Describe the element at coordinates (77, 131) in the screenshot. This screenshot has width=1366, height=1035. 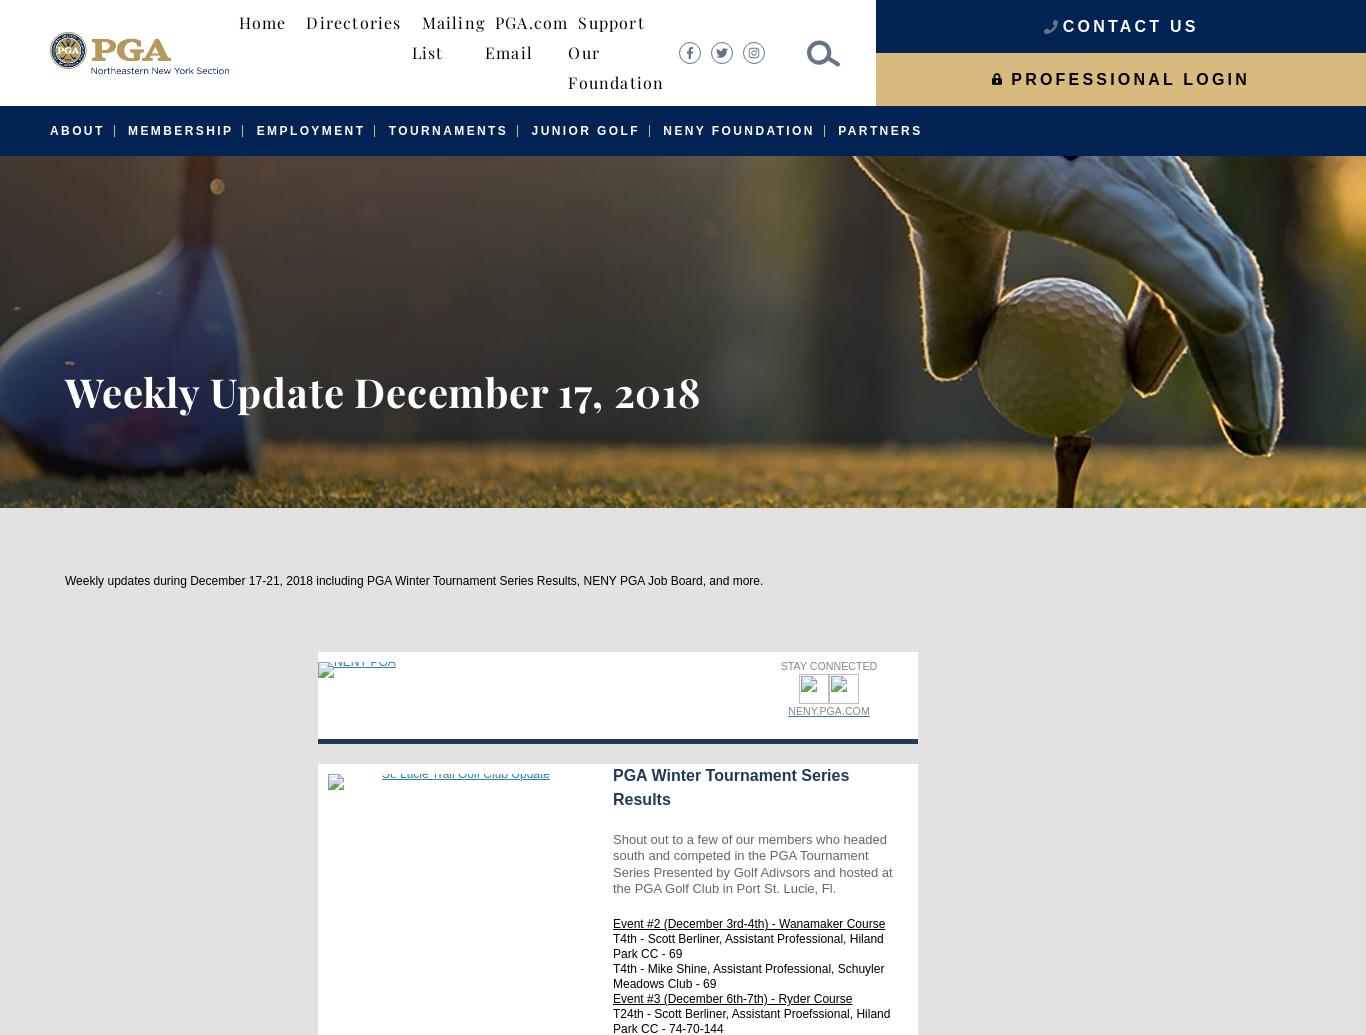
I see `'About'` at that location.